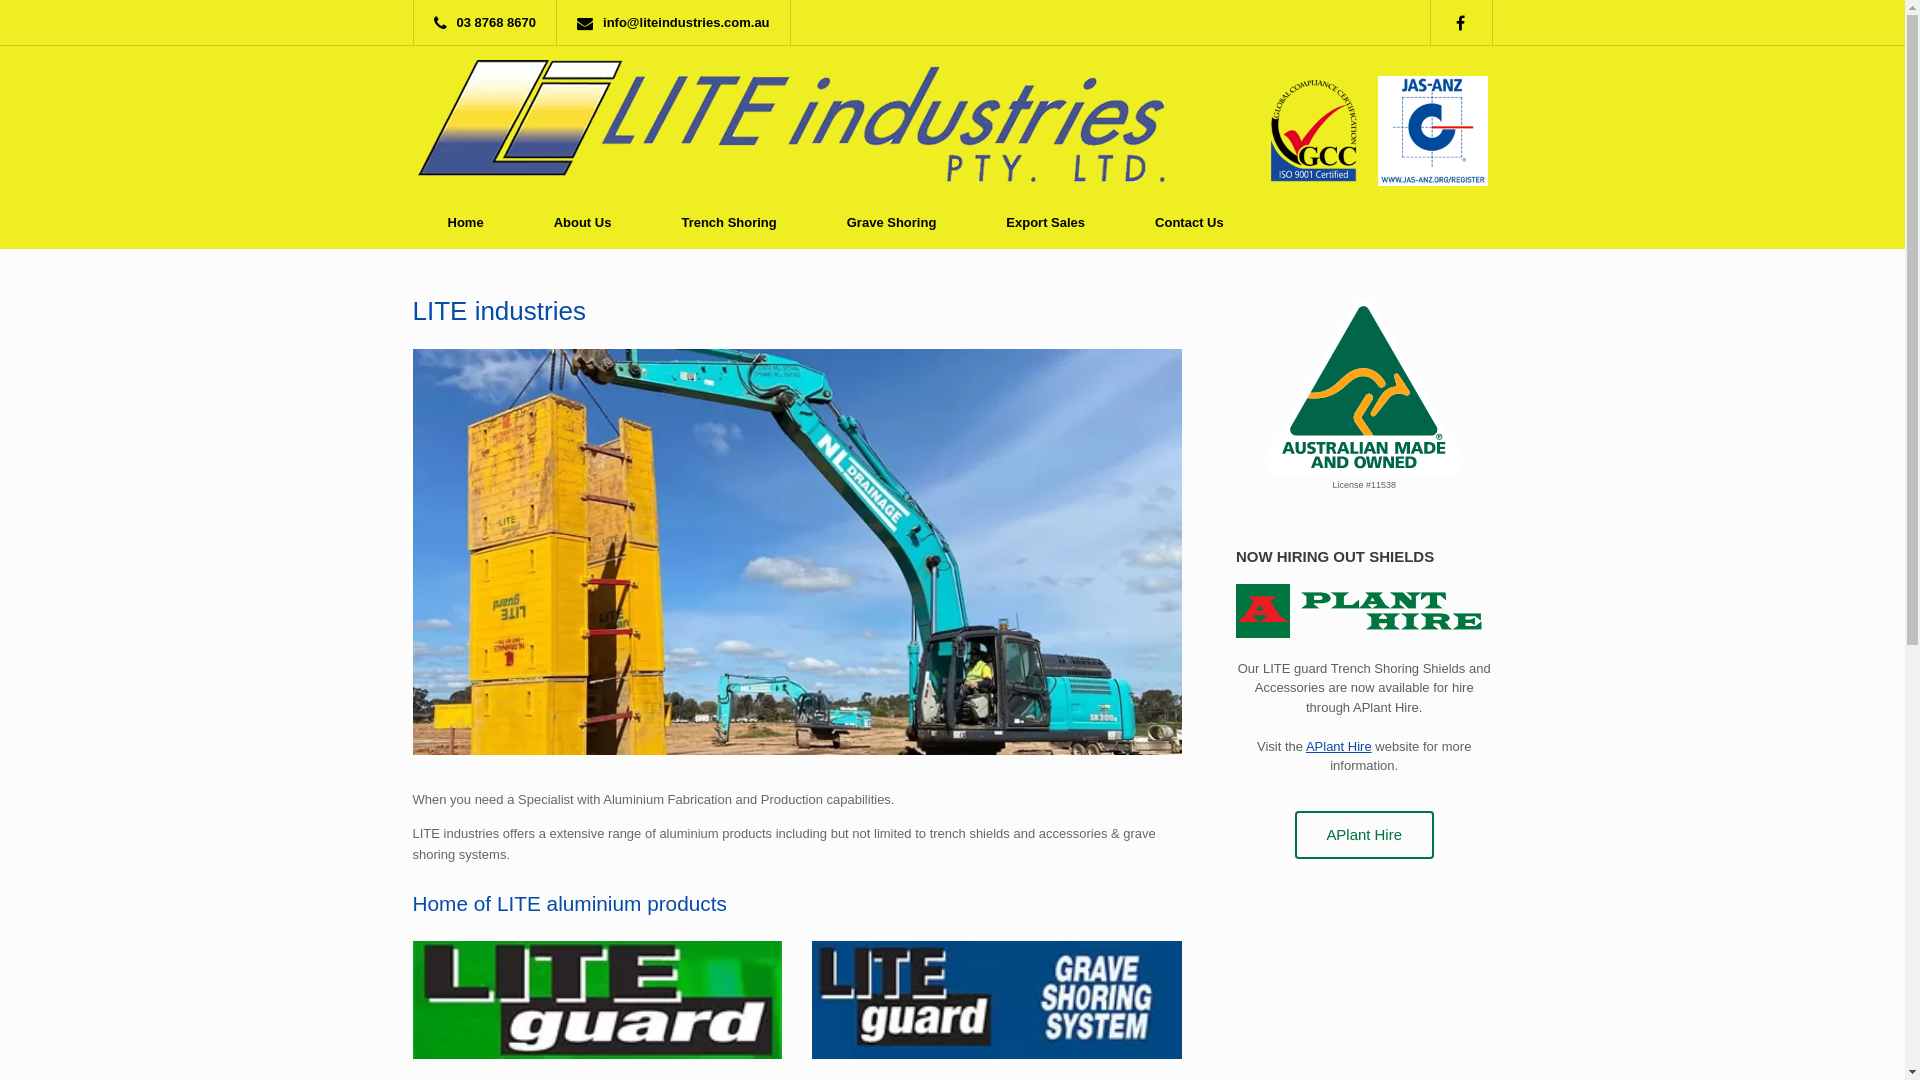  Describe the element at coordinates (1189, 222) in the screenshot. I see `'Contact Us'` at that location.